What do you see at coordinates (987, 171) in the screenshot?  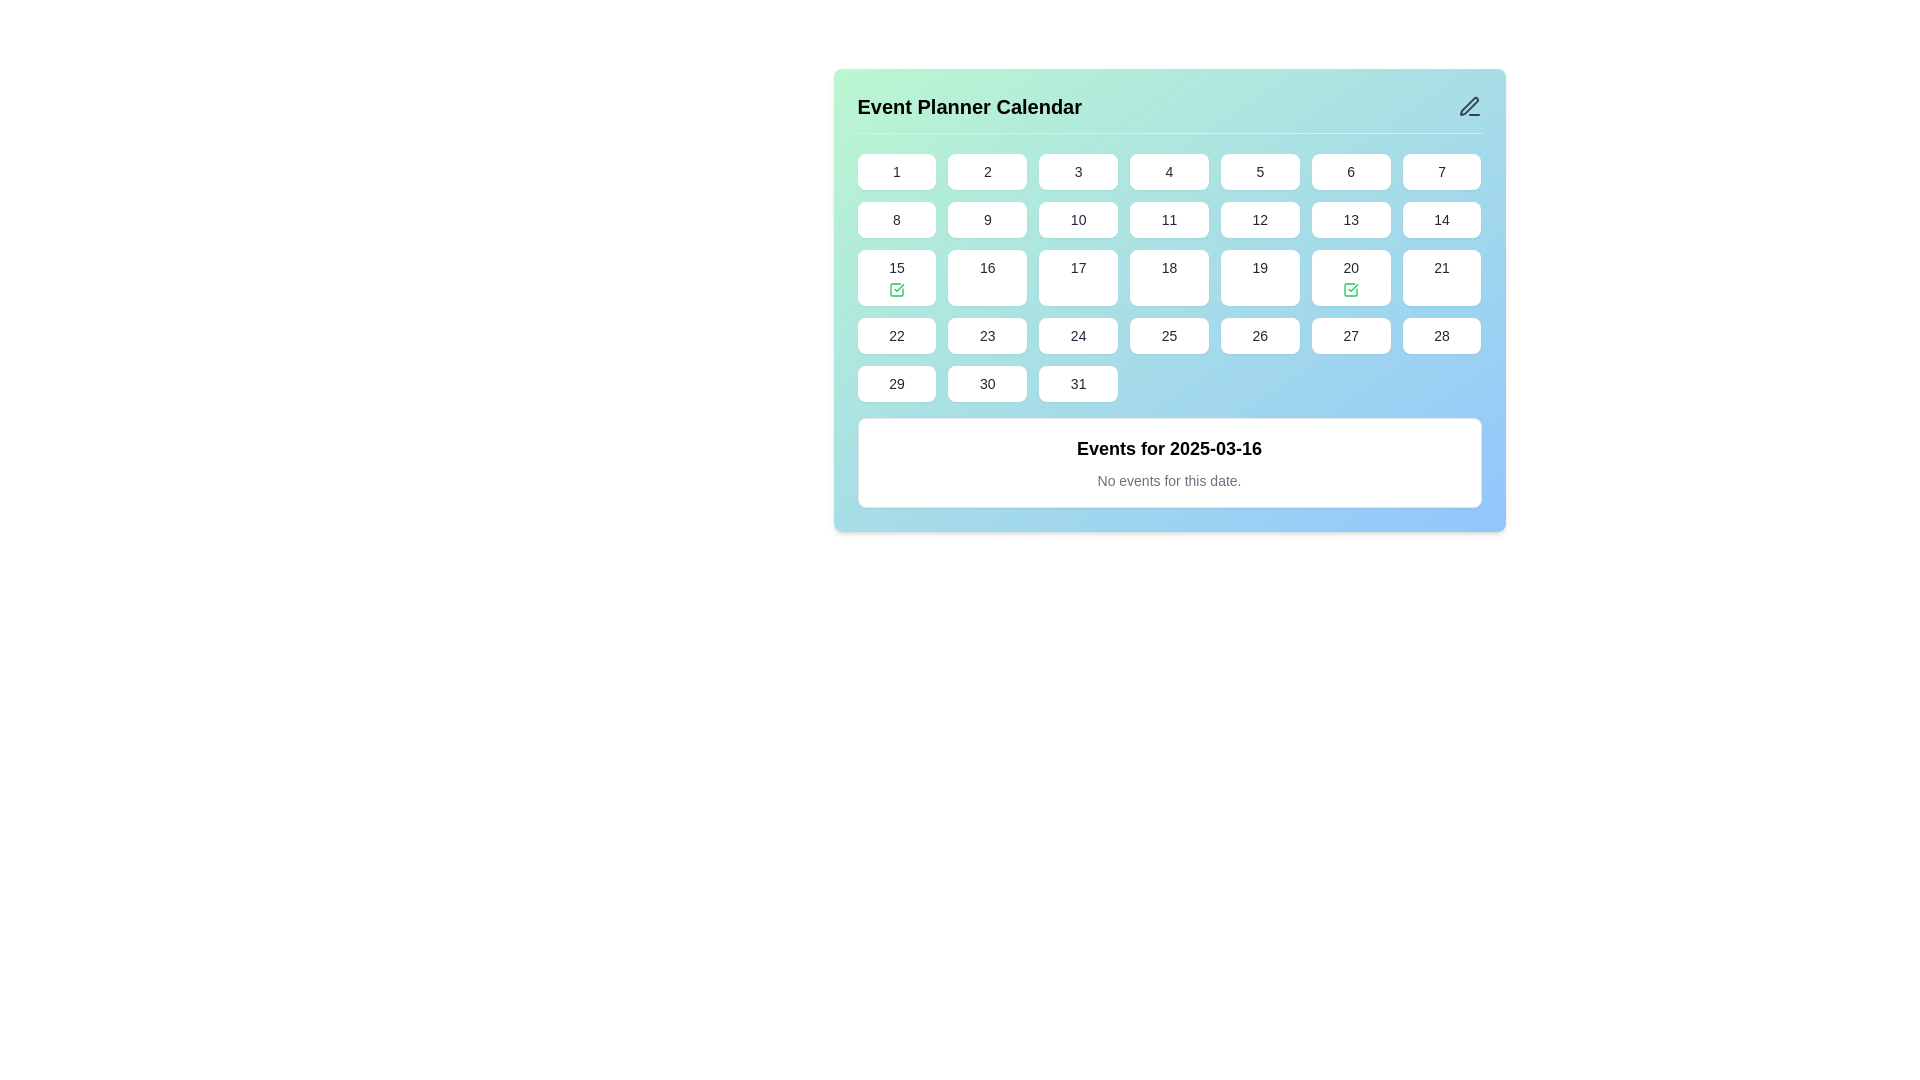 I see `the button-like box containing the number '2'` at bounding box center [987, 171].